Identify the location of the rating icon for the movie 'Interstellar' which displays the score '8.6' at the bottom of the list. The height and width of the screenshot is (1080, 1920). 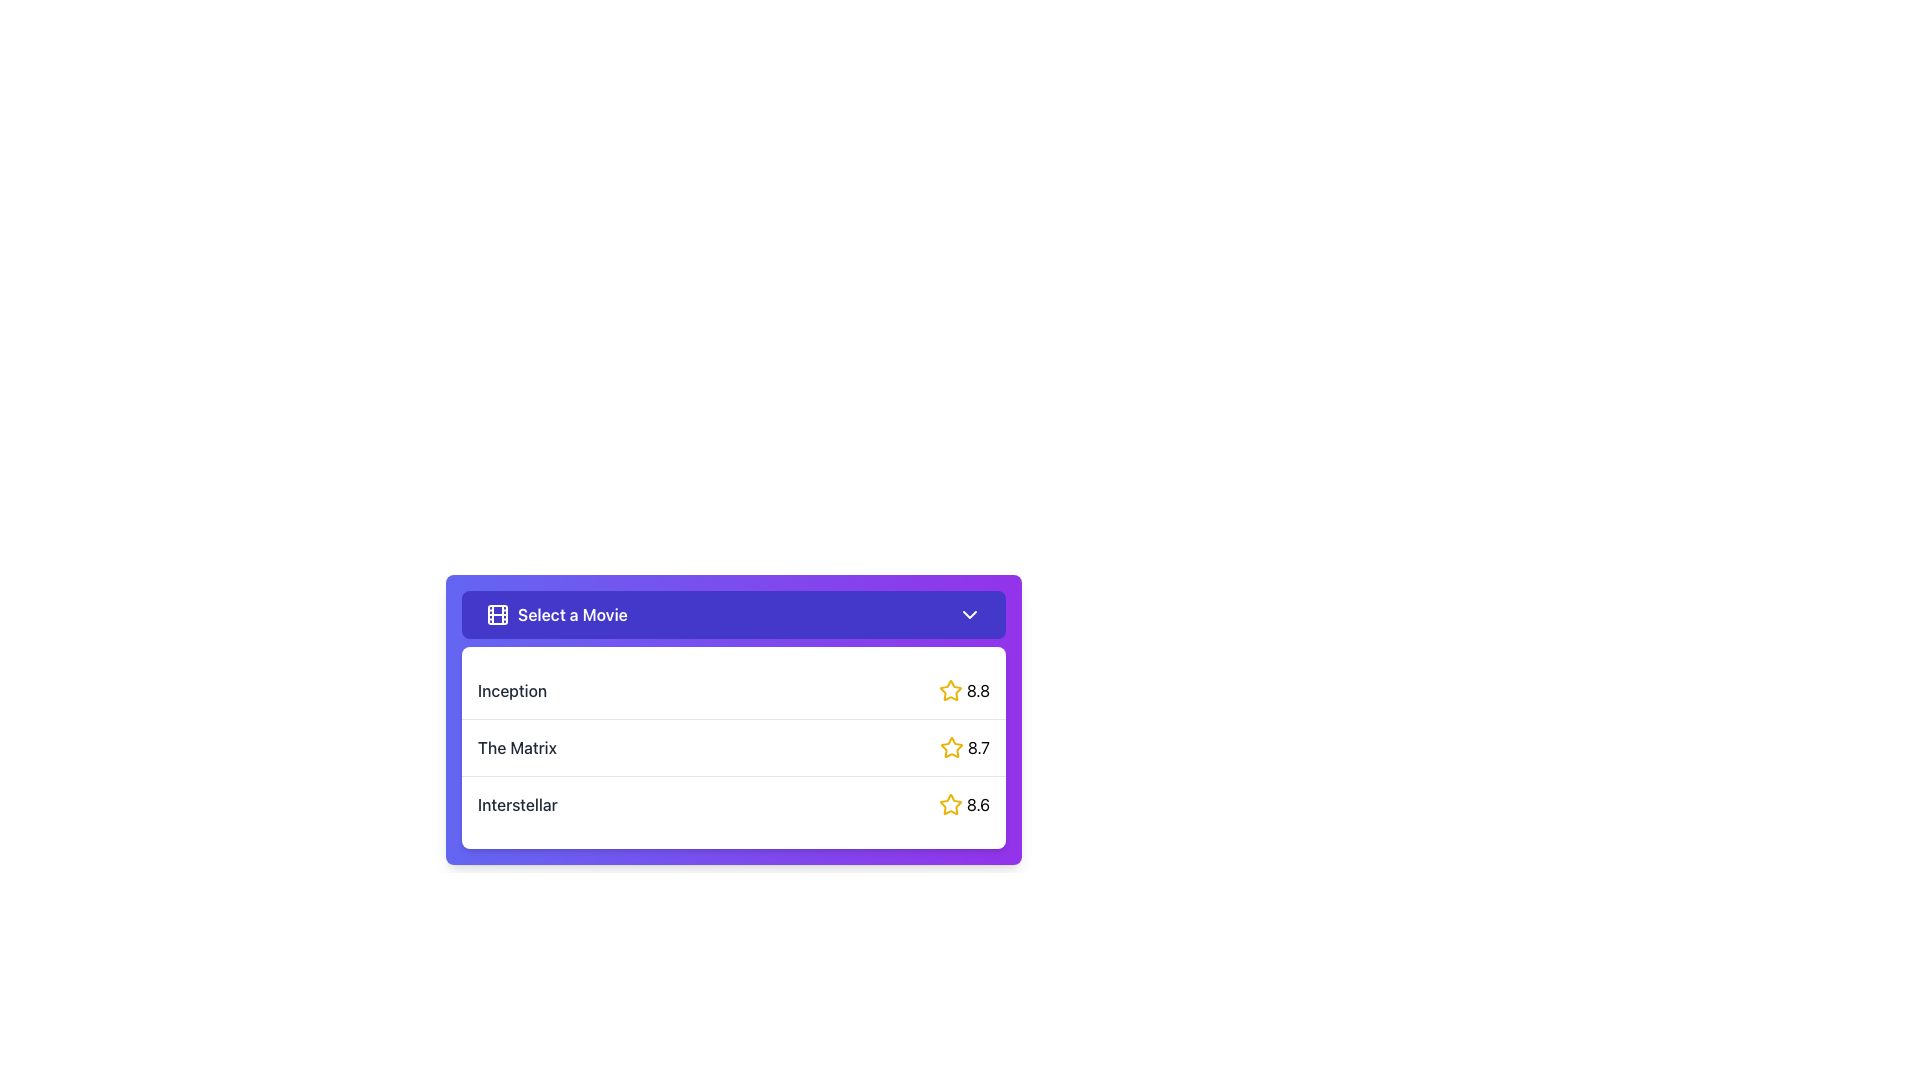
(949, 804).